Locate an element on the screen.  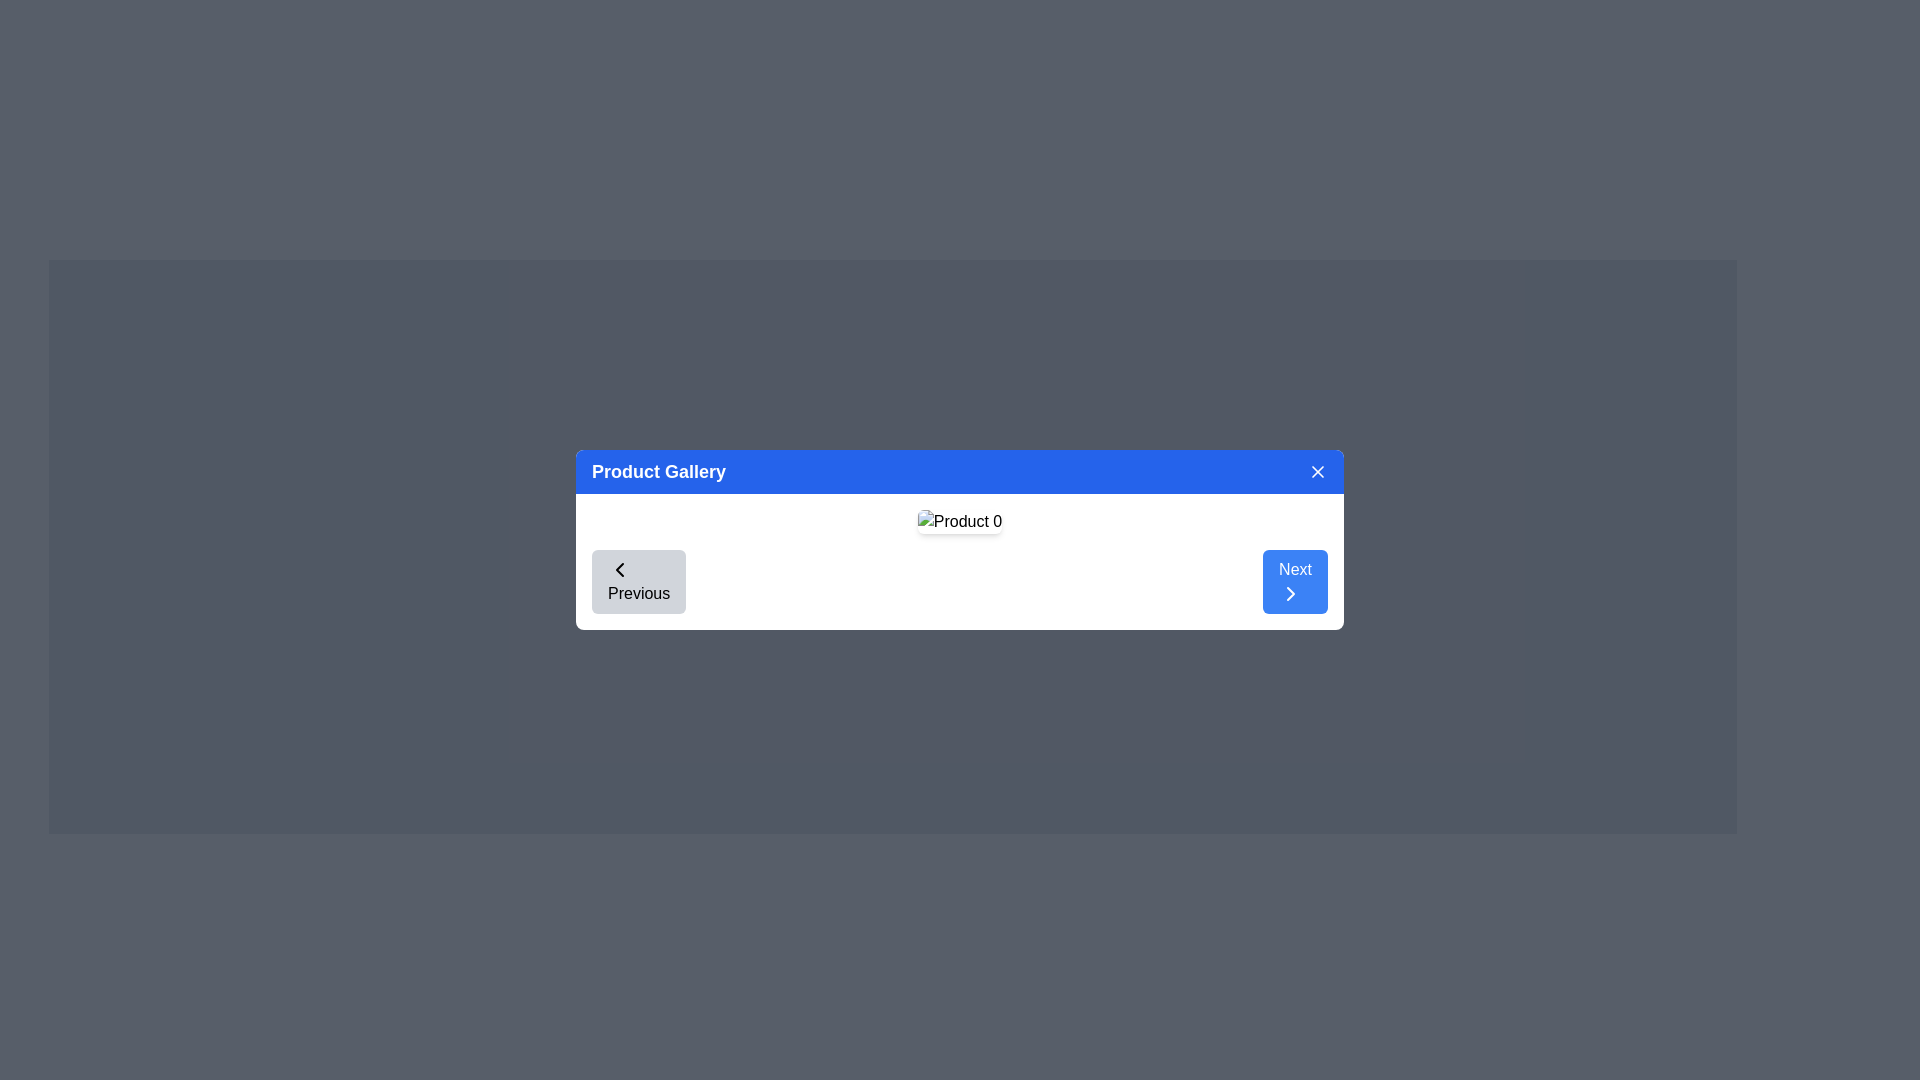
the SVG icon embedded within the 'Next' button located in the lower-right corner of the 'Product Gallery' modal interface is located at coordinates (1291, 593).